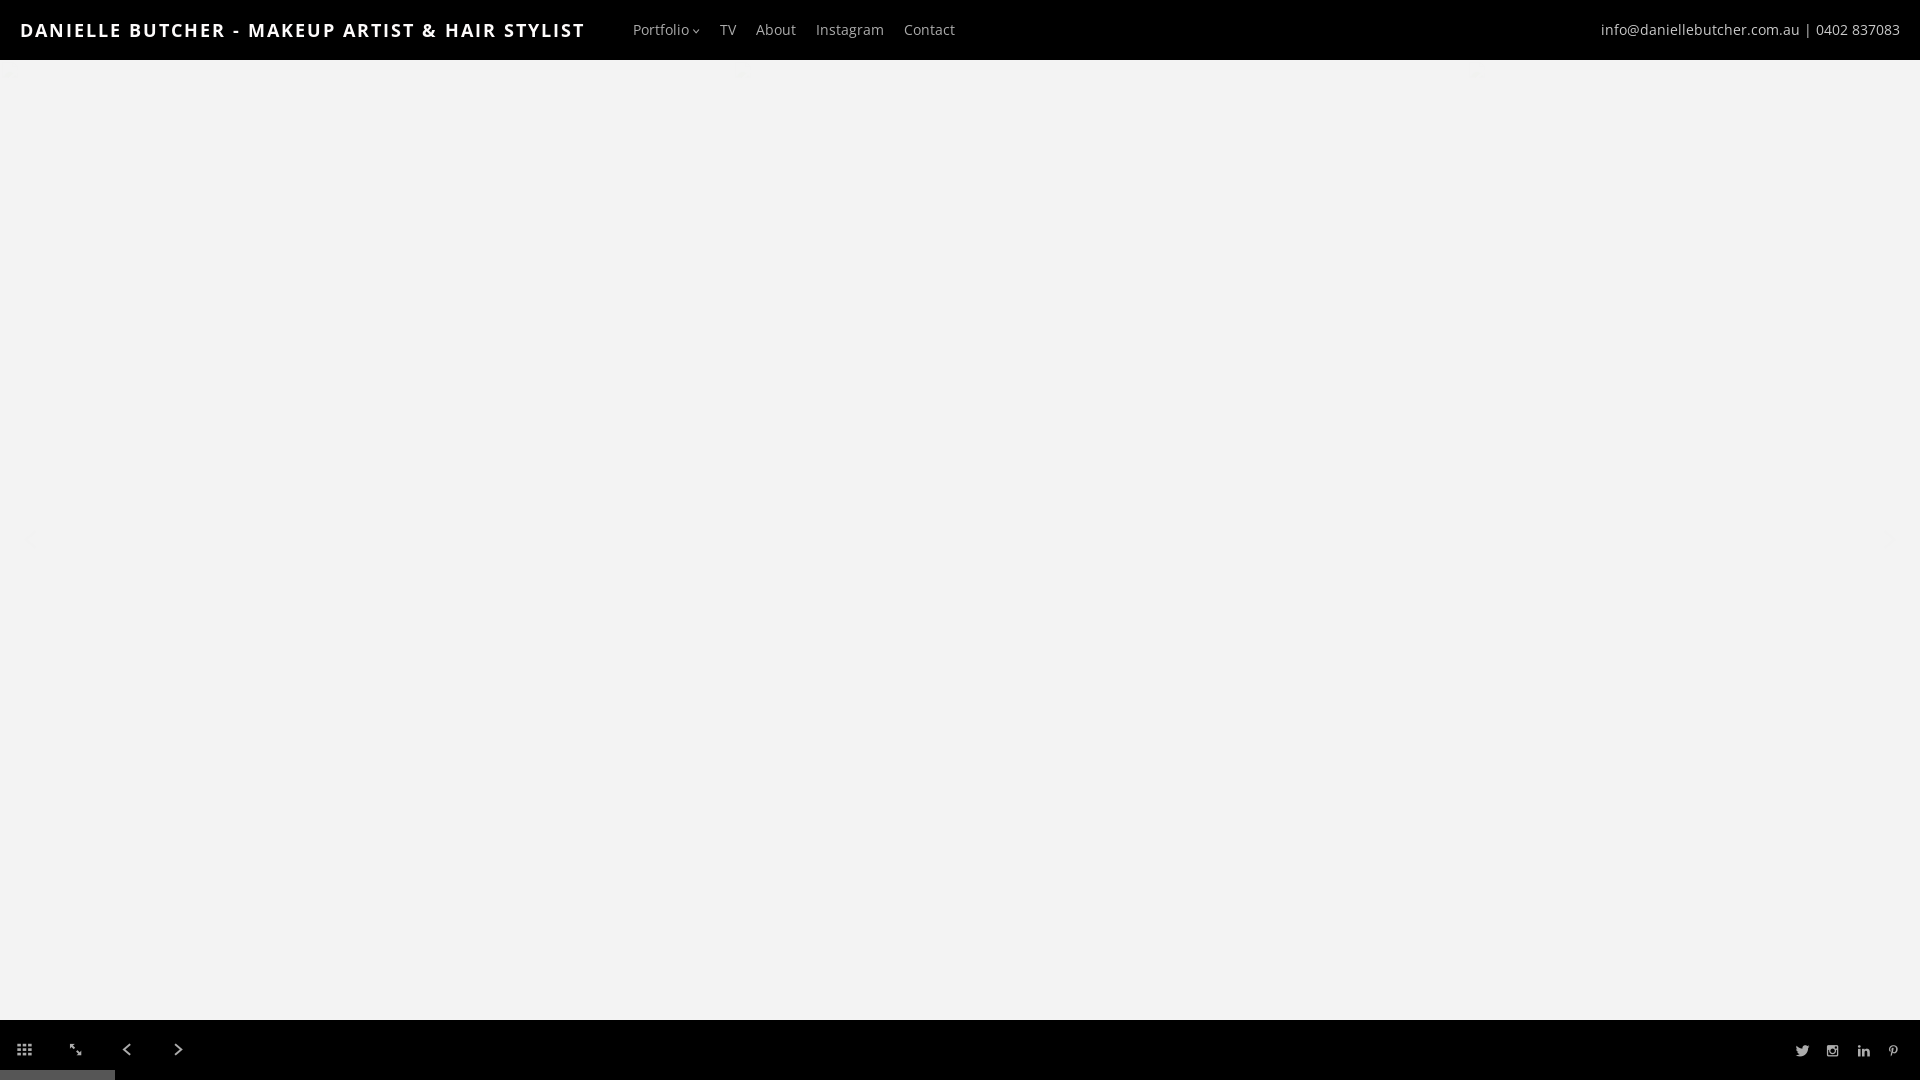 Image resolution: width=1920 pixels, height=1080 pixels. What do you see at coordinates (177, 1044) in the screenshot?
I see `'Next'` at bounding box center [177, 1044].